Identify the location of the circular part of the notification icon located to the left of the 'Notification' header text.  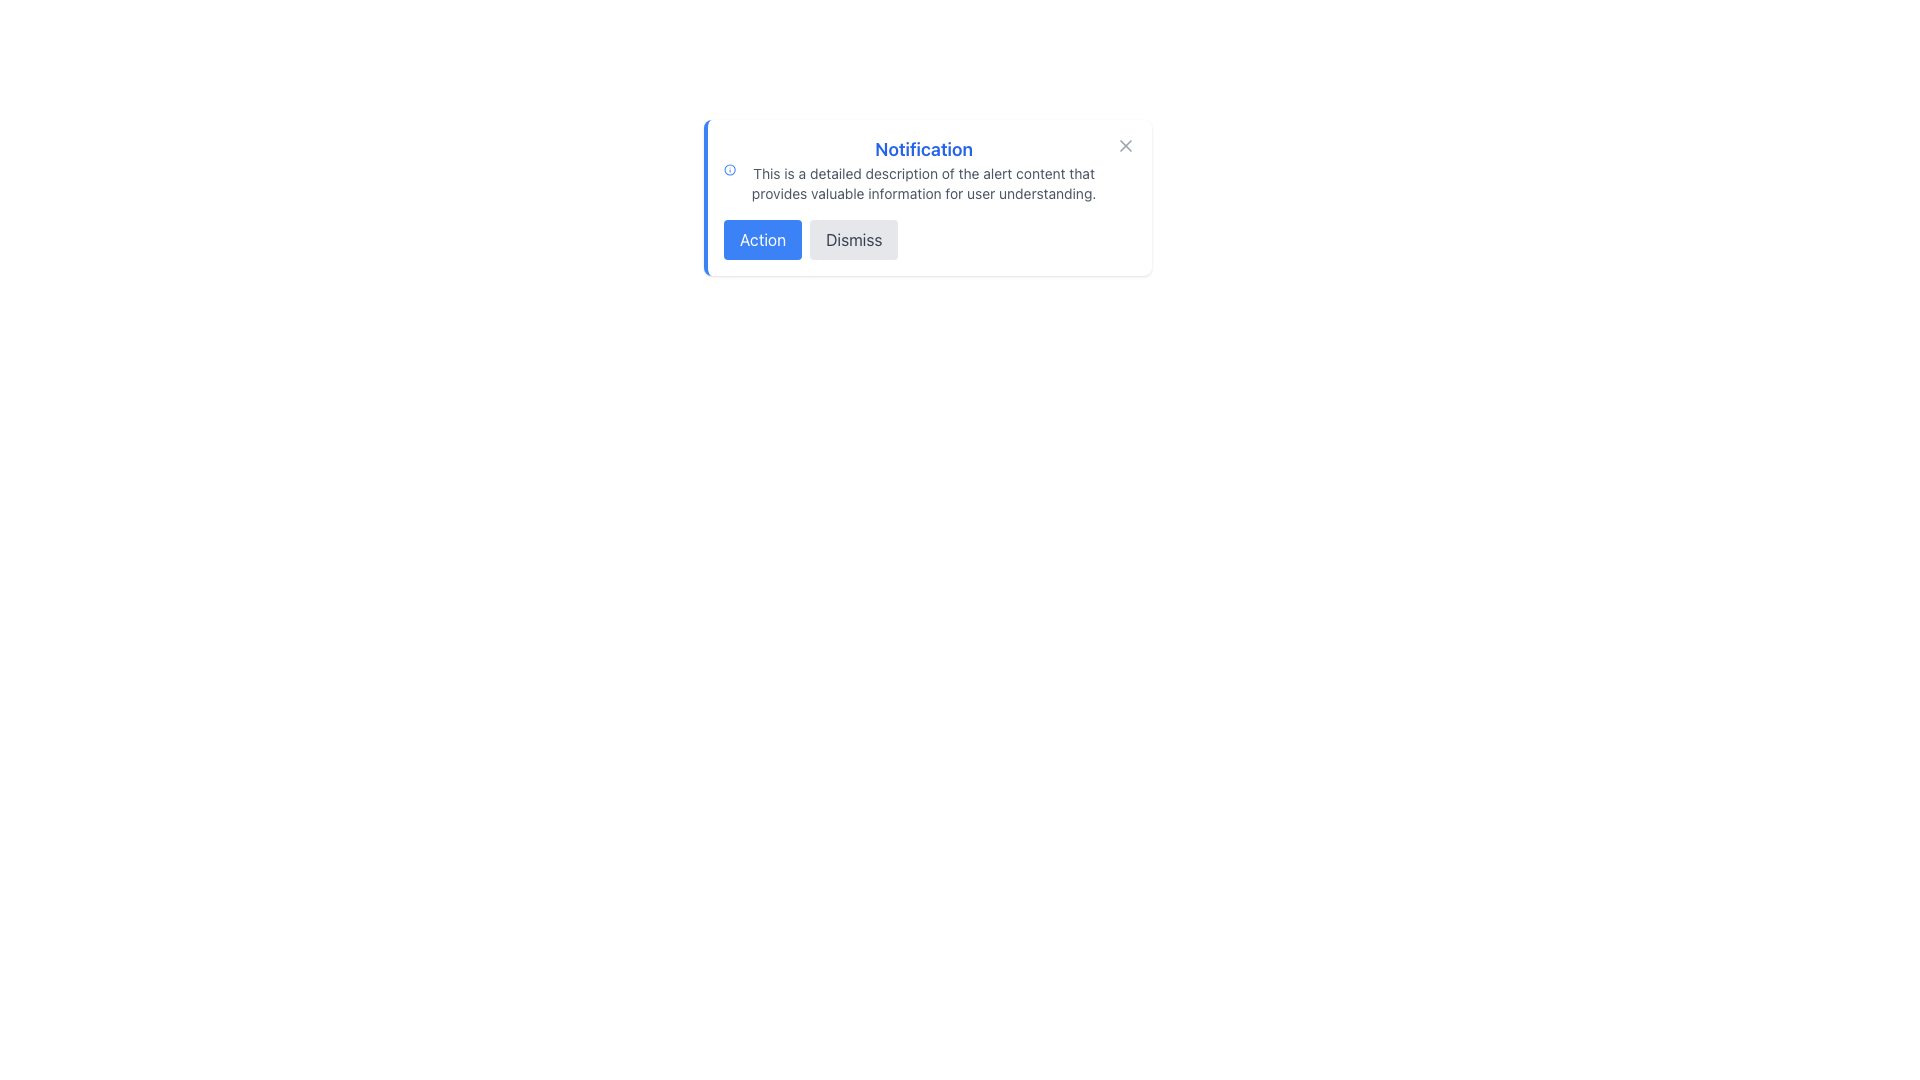
(729, 168).